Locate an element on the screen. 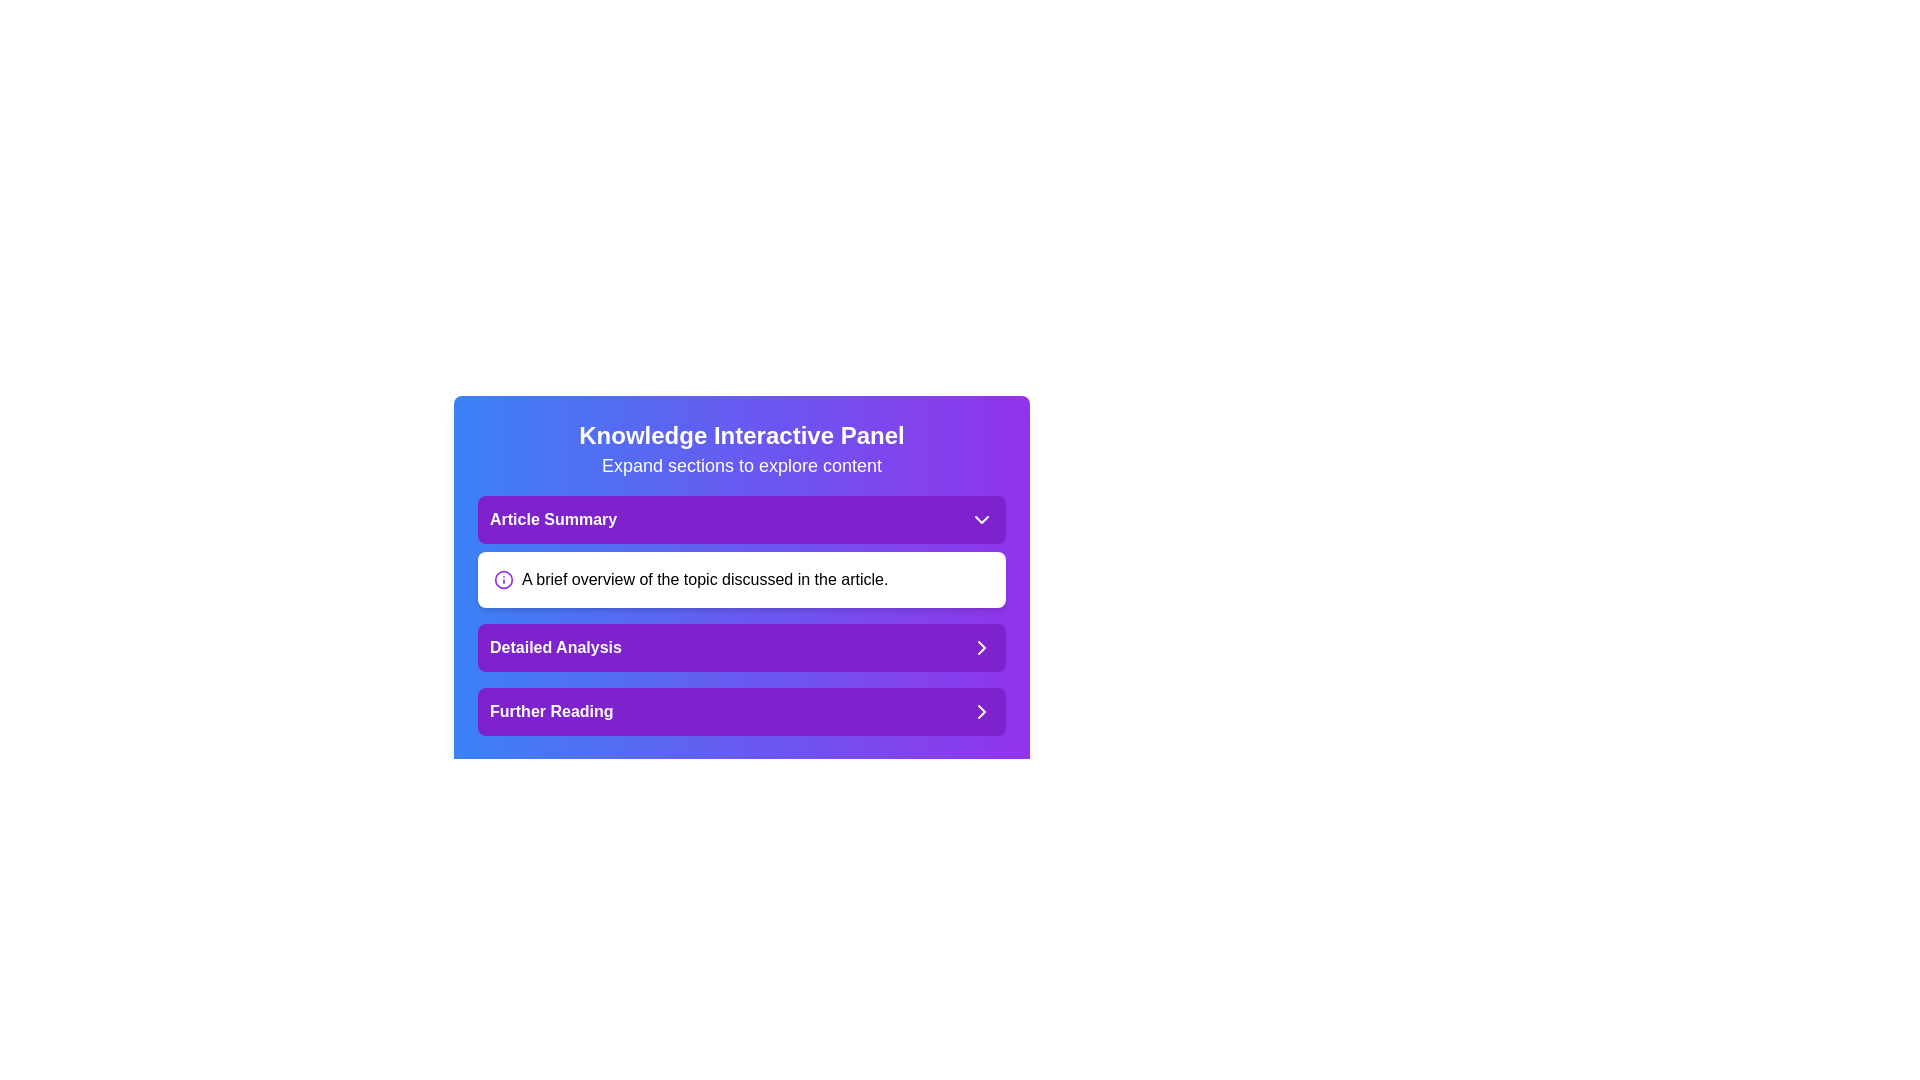 The width and height of the screenshot is (1920, 1080). the text label that indicates the content is a detailed analysis, located in the second section of the interactive panel, between 'Article Summary' and 'Further Reading' is located at coordinates (556, 648).